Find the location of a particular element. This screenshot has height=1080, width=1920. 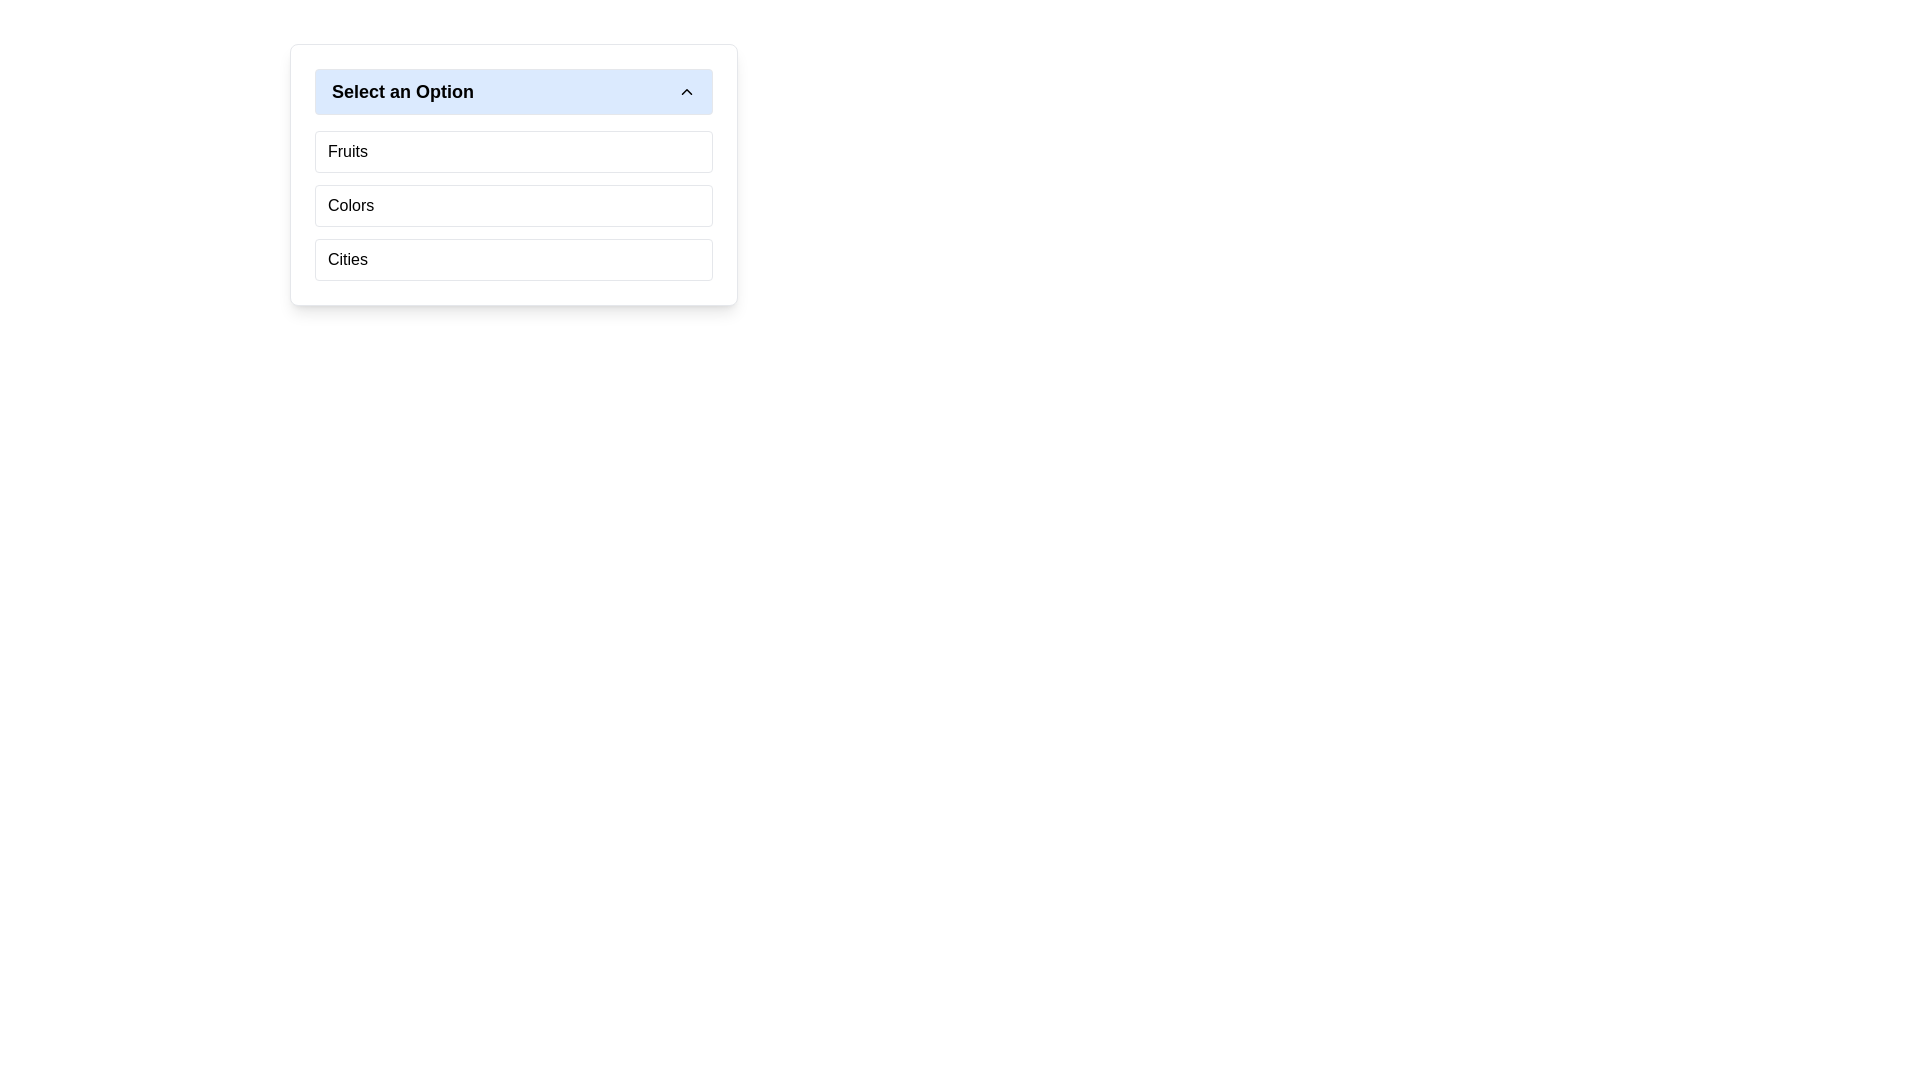

the first selectable option in the list labeled 'Fruits' is located at coordinates (513, 150).